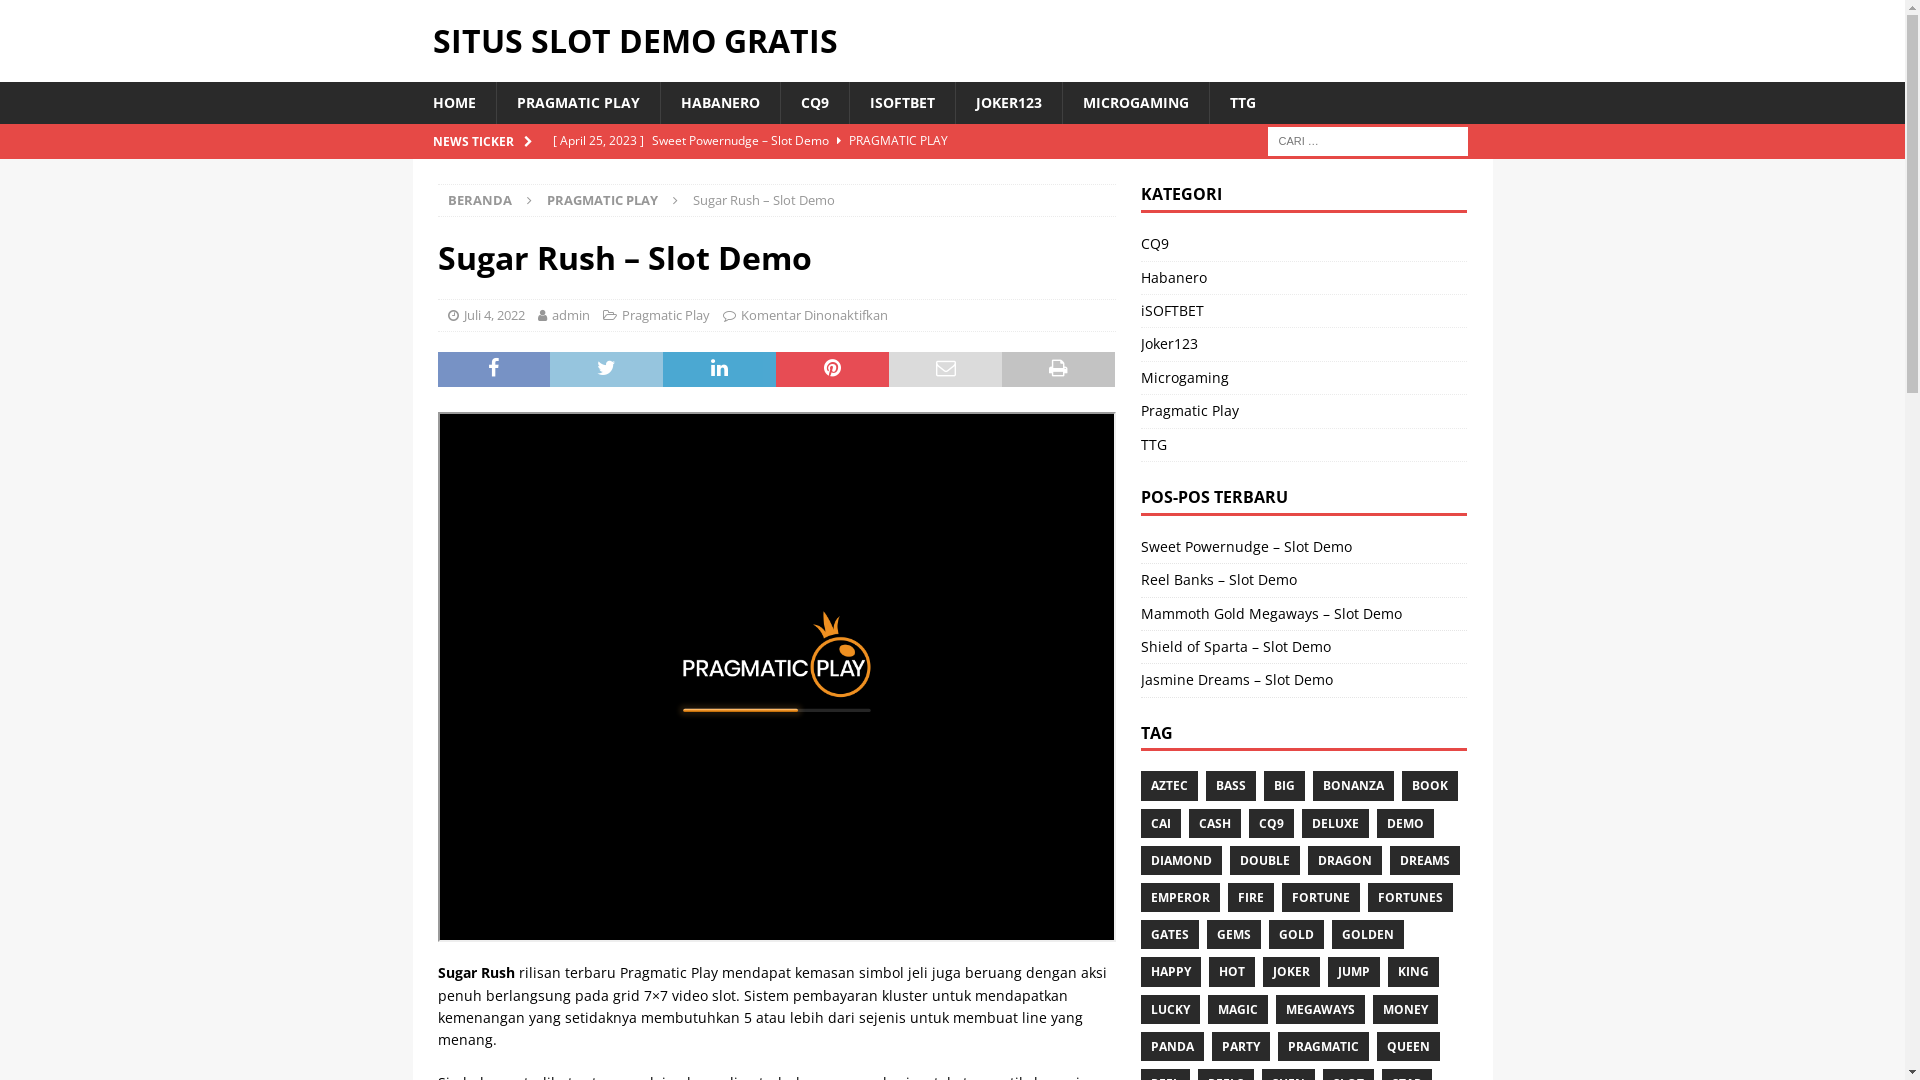 The image size is (1920, 1080). Describe the element at coordinates (848, 103) in the screenshot. I see `'ISOFTBET'` at that location.